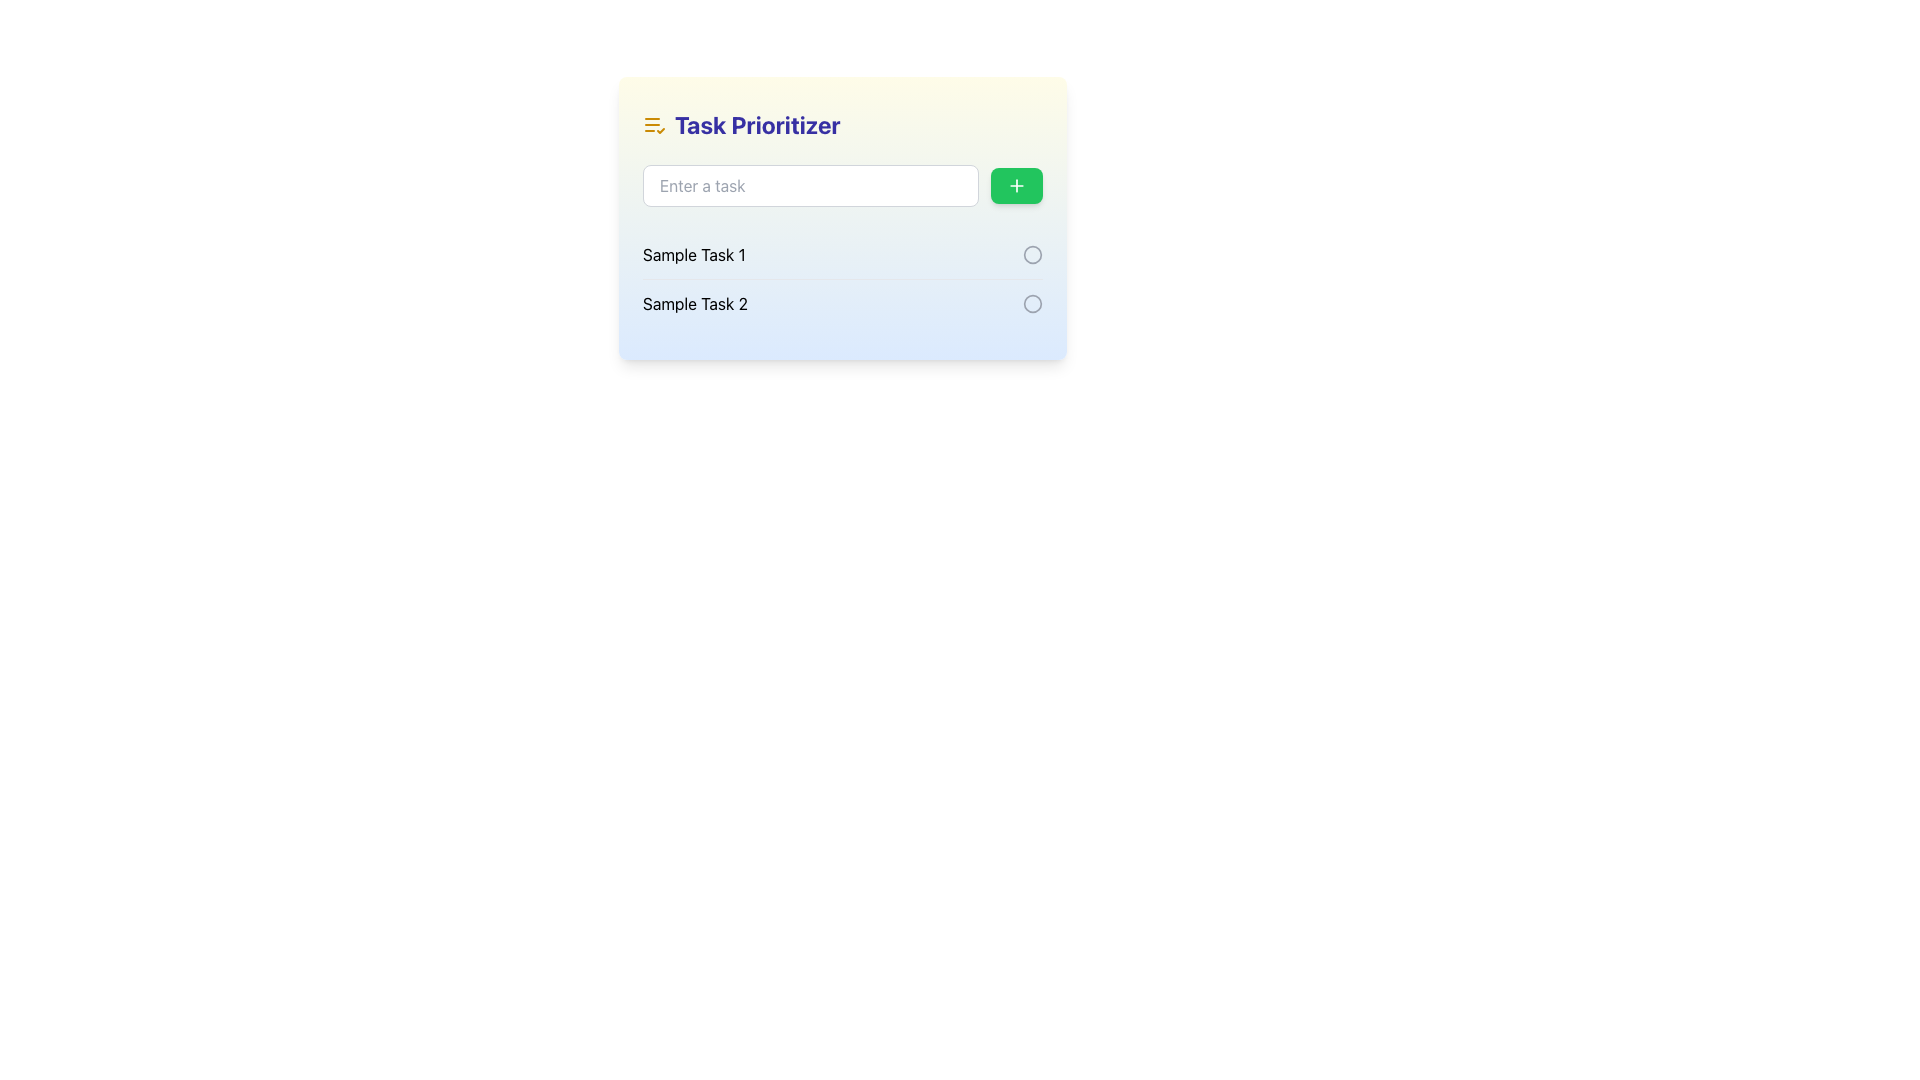 Image resolution: width=1920 pixels, height=1080 pixels. Describe the element at coordinates (1032, 304) in the screenshot. I see `the circular interactive icon styled as a button or toggle, which is located` at that location.